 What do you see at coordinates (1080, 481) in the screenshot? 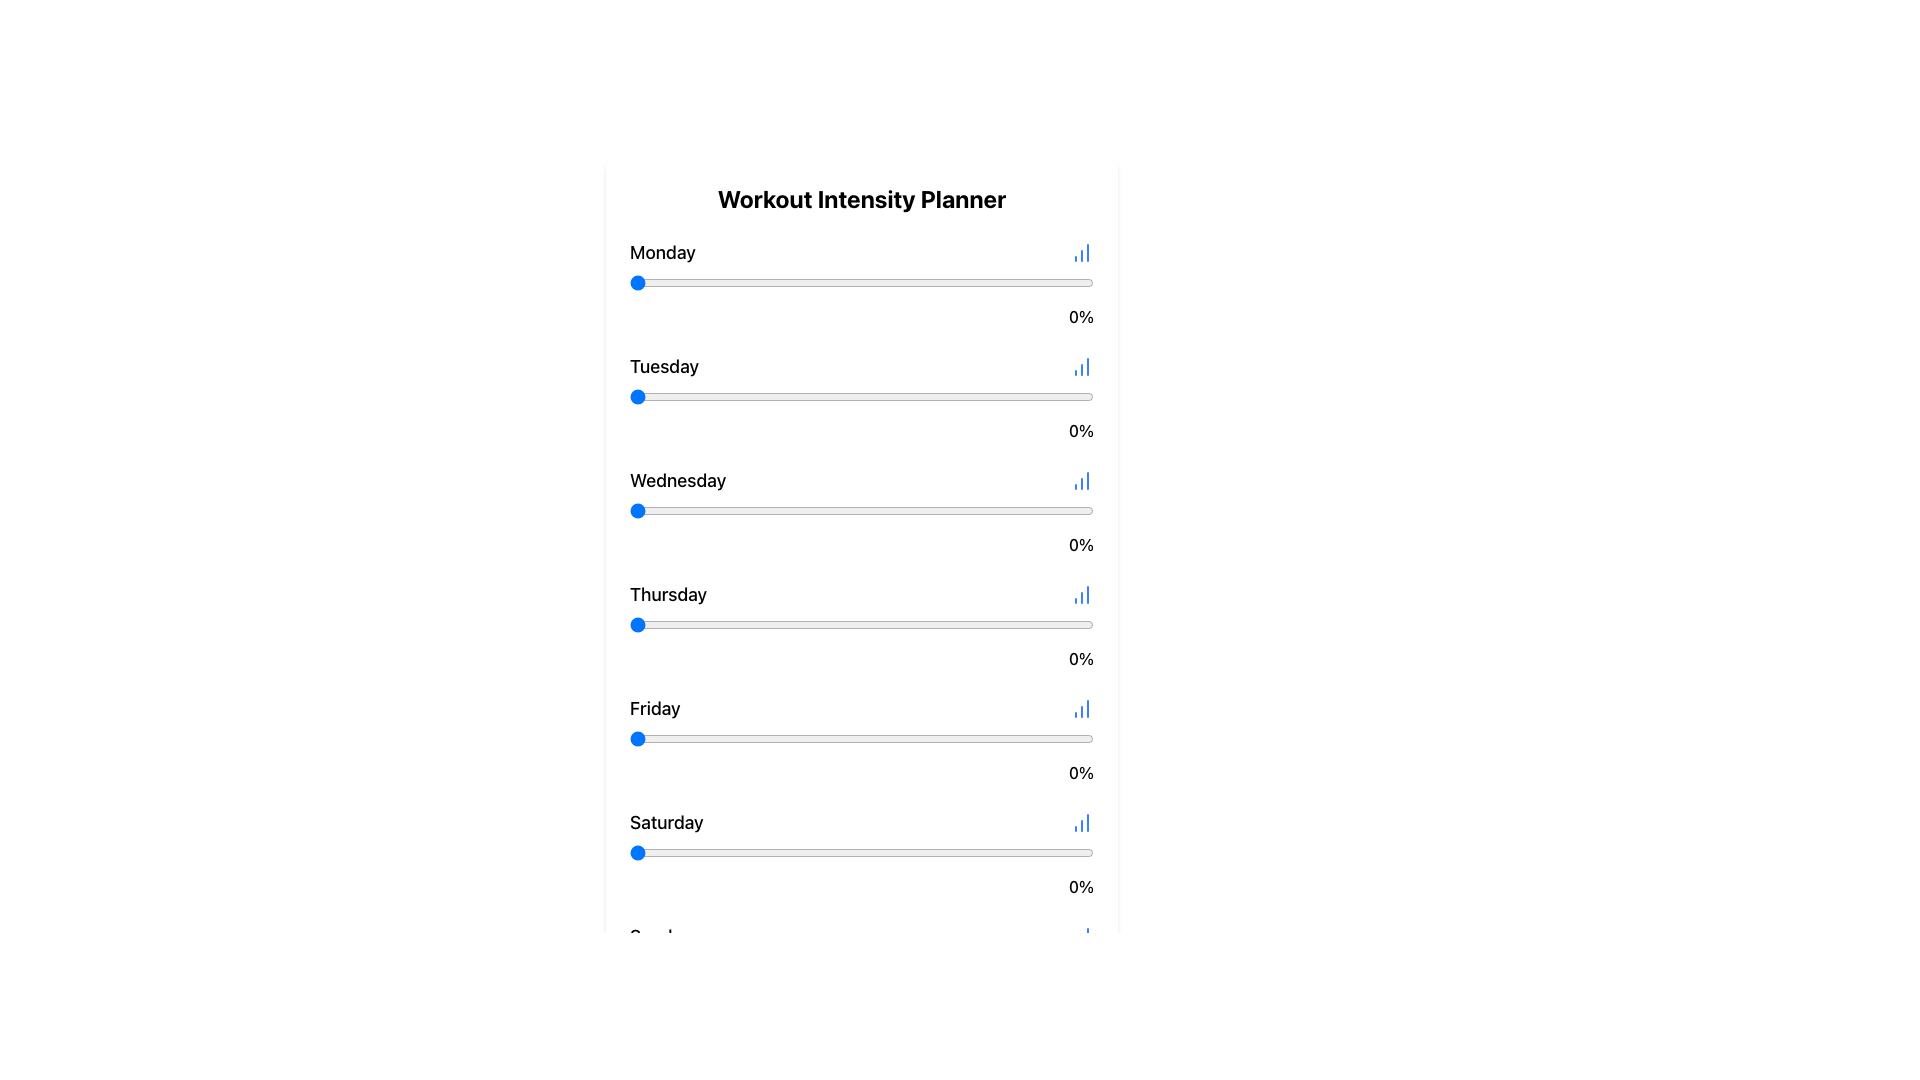
I see `the graphical chart icon associated with the 'Wednesday' label` at bounding box center [1080, 481].